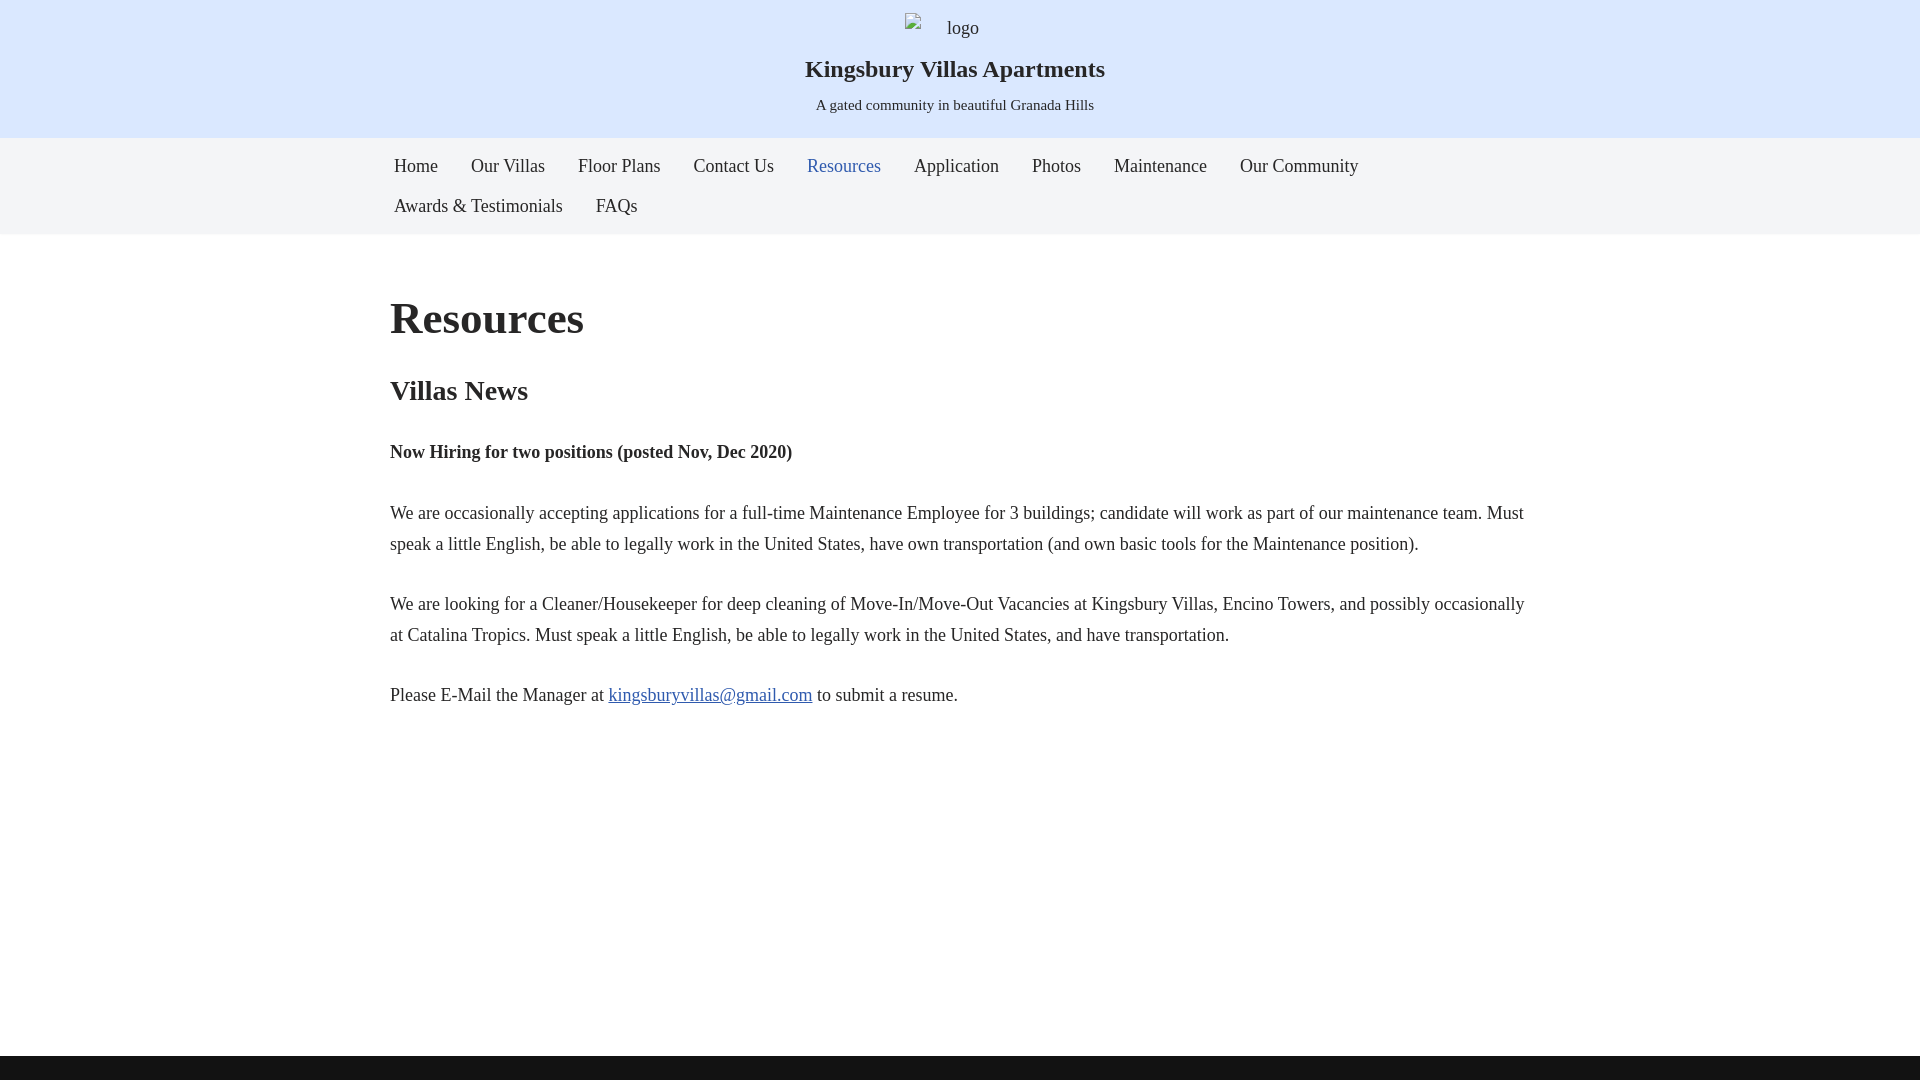 This screenshot has height=1080, width=1920. Describe the element at coordinates (607, 693) in the screenshot. I see `'kingsburyvillas@gmail.com'` at that location.